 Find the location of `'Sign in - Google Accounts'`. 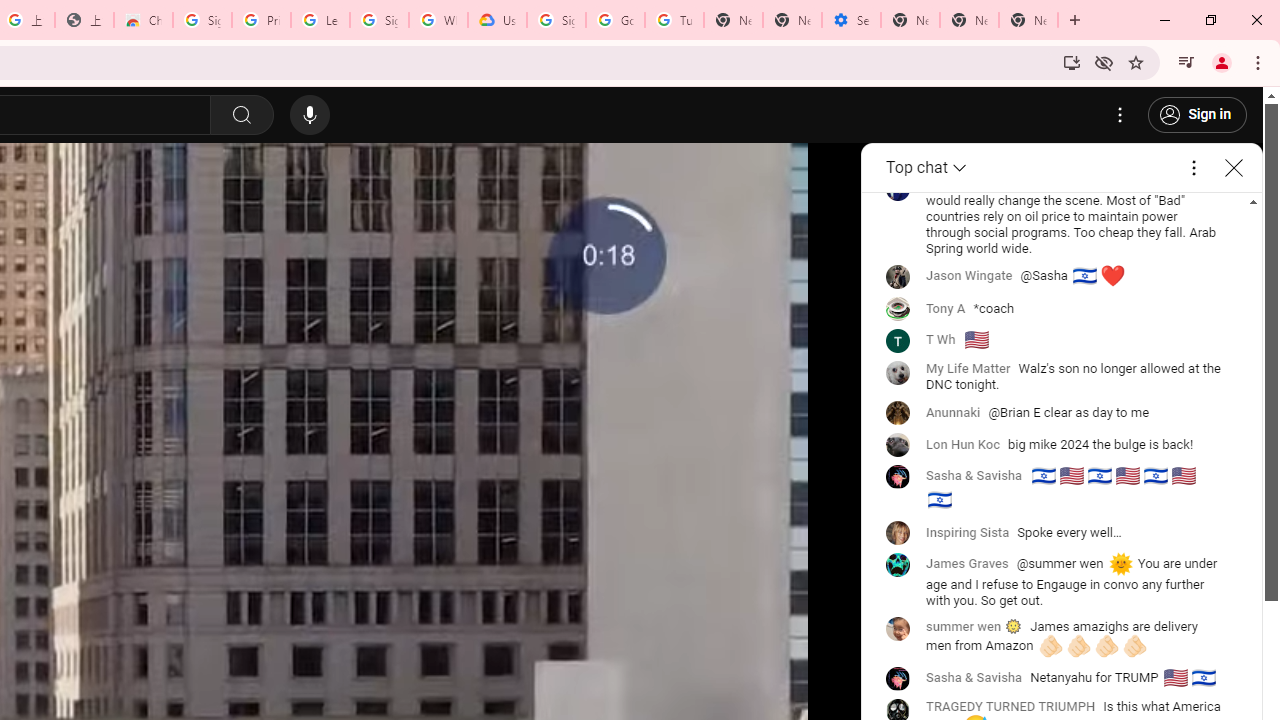

'Sign in - Google Accounts' is located at coordinates (202, 20).